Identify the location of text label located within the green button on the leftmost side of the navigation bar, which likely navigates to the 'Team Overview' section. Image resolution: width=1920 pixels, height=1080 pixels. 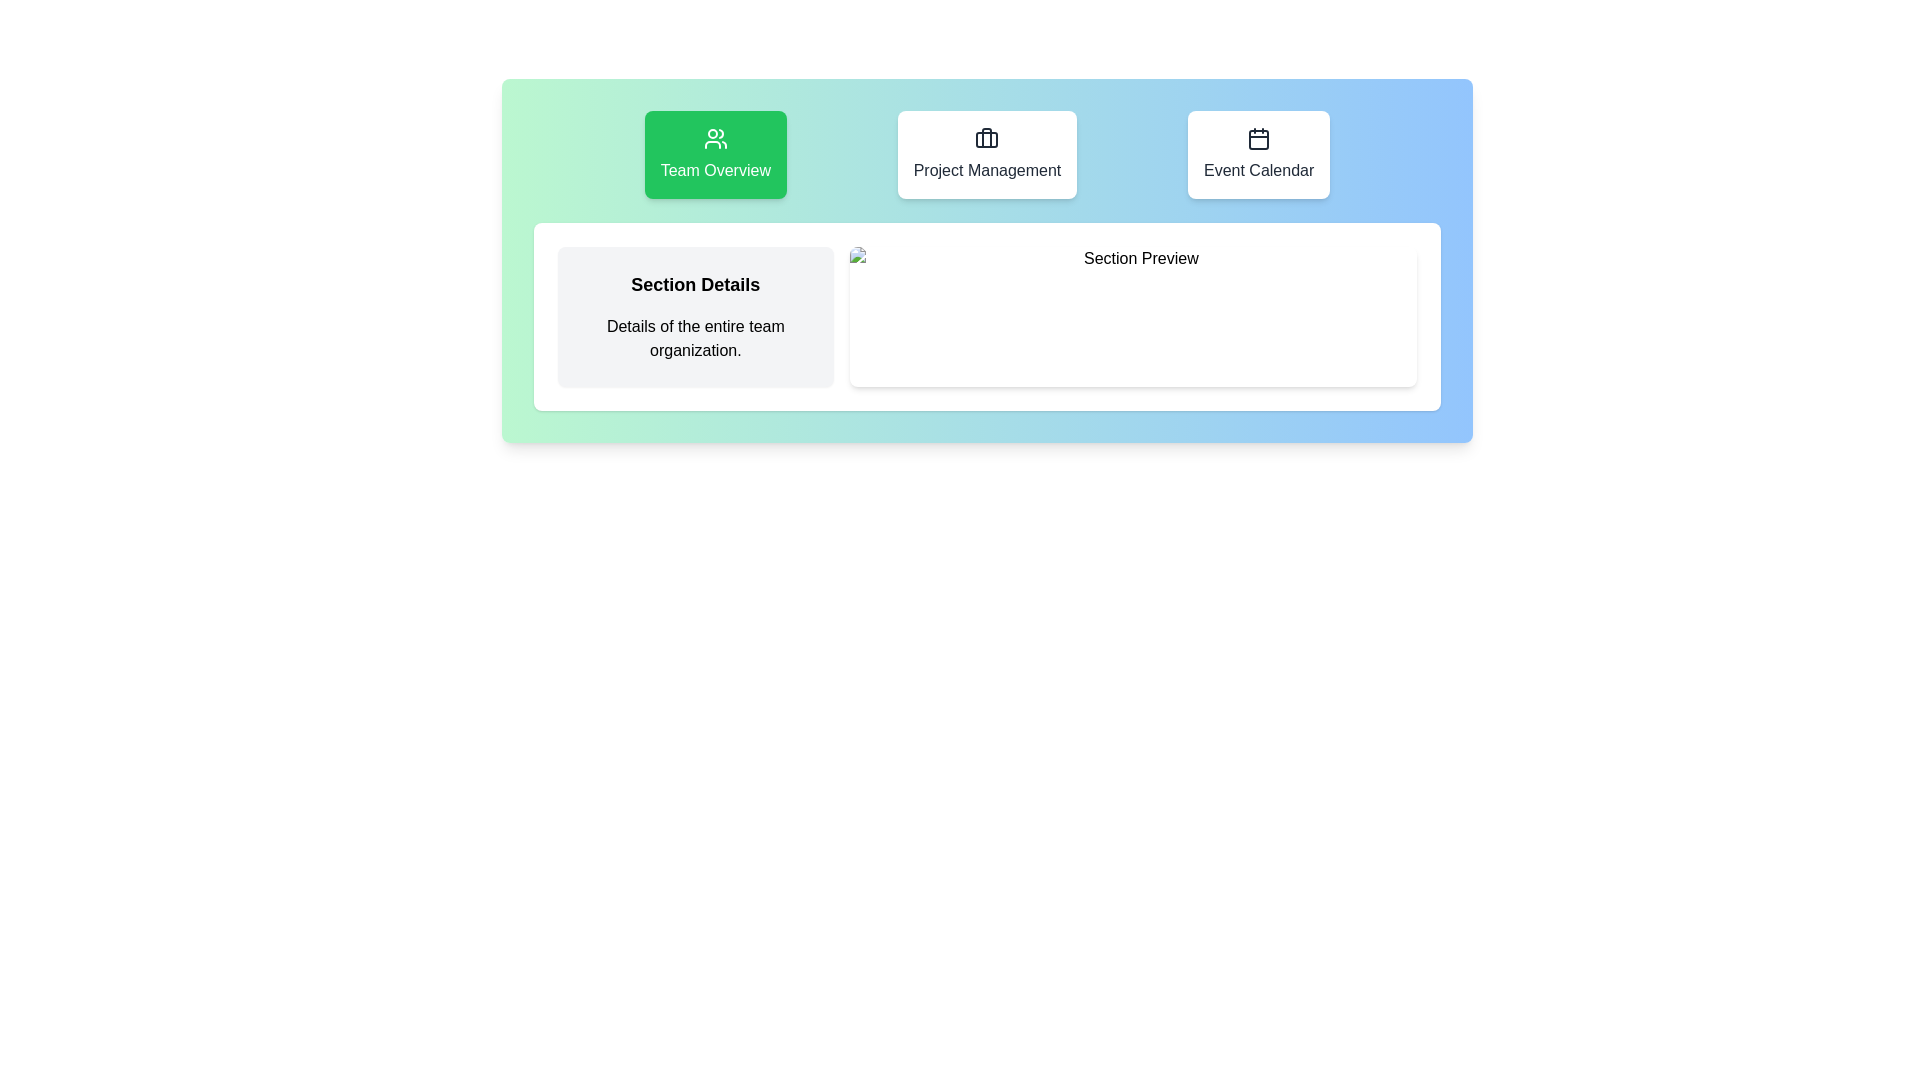
(715, 169).